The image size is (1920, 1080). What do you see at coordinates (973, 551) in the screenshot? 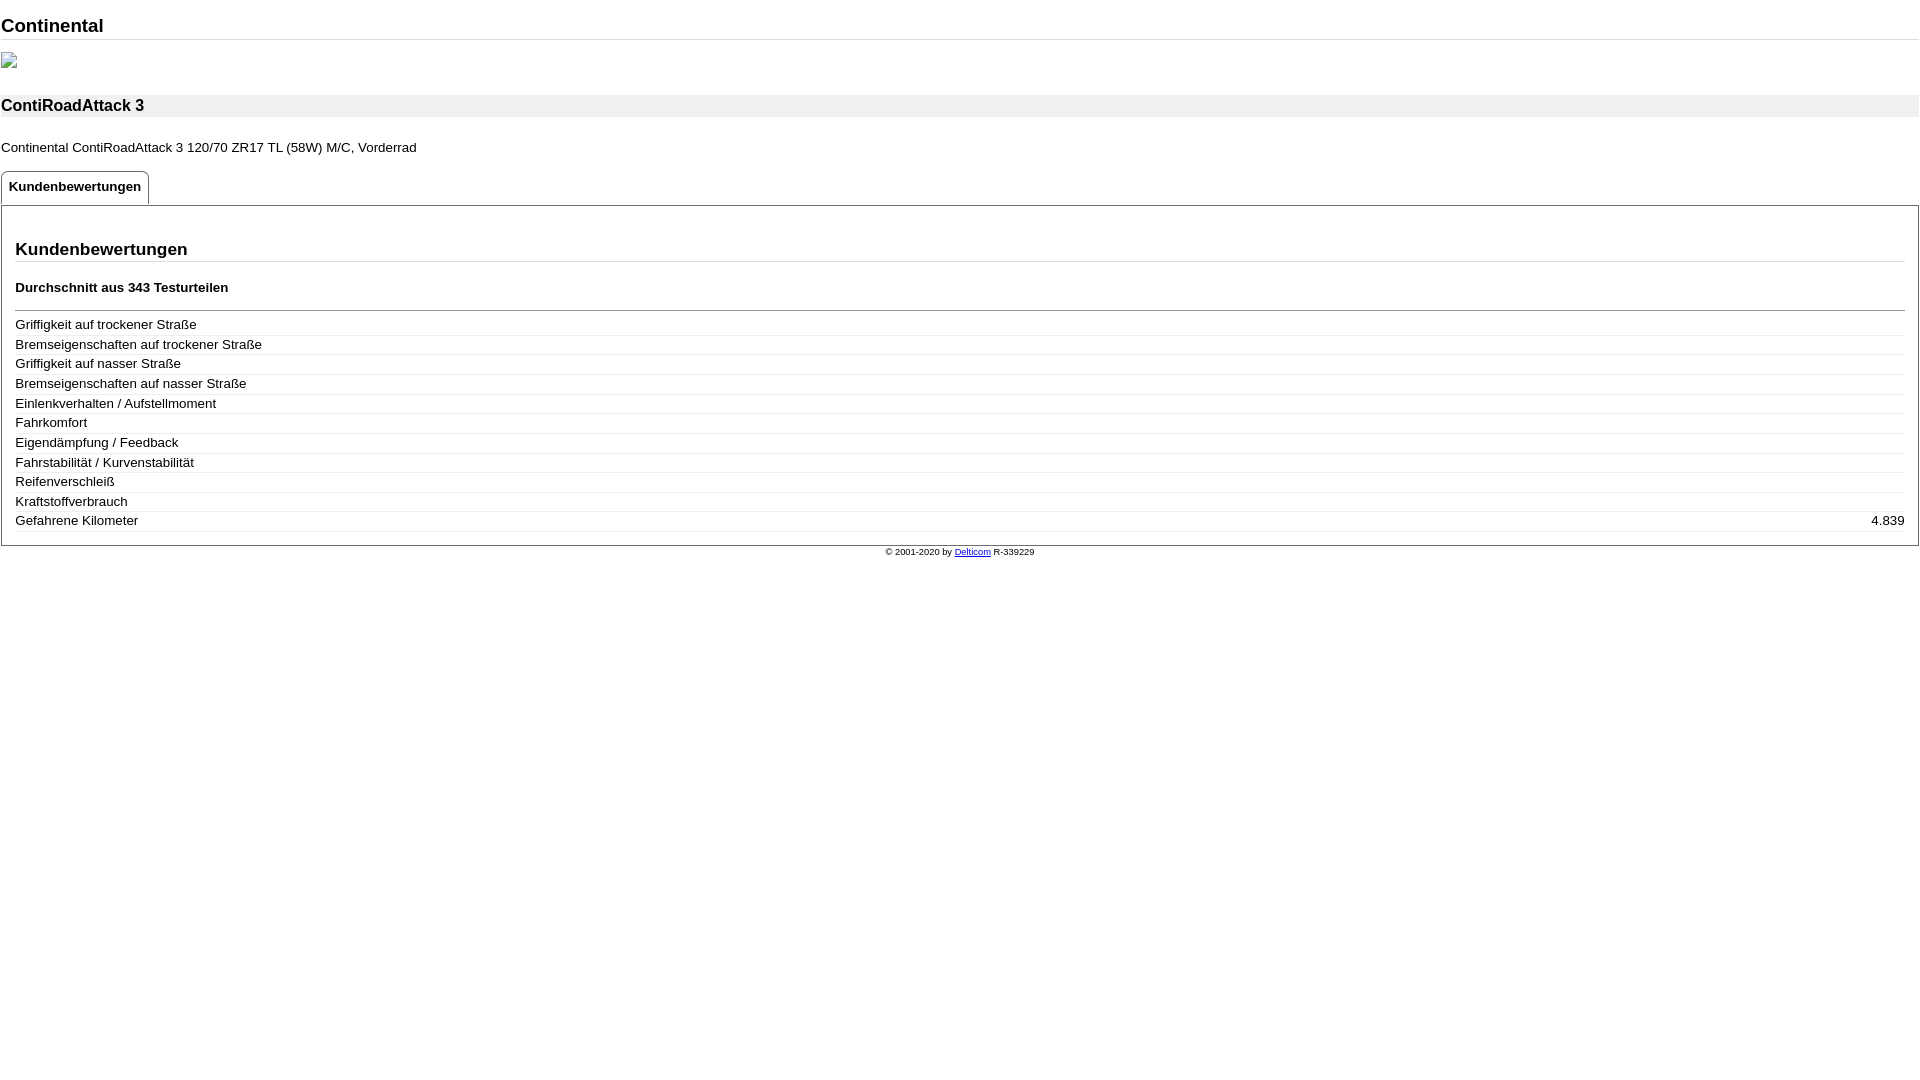
I see `'Delticom'` at bounding box center [973, 551].